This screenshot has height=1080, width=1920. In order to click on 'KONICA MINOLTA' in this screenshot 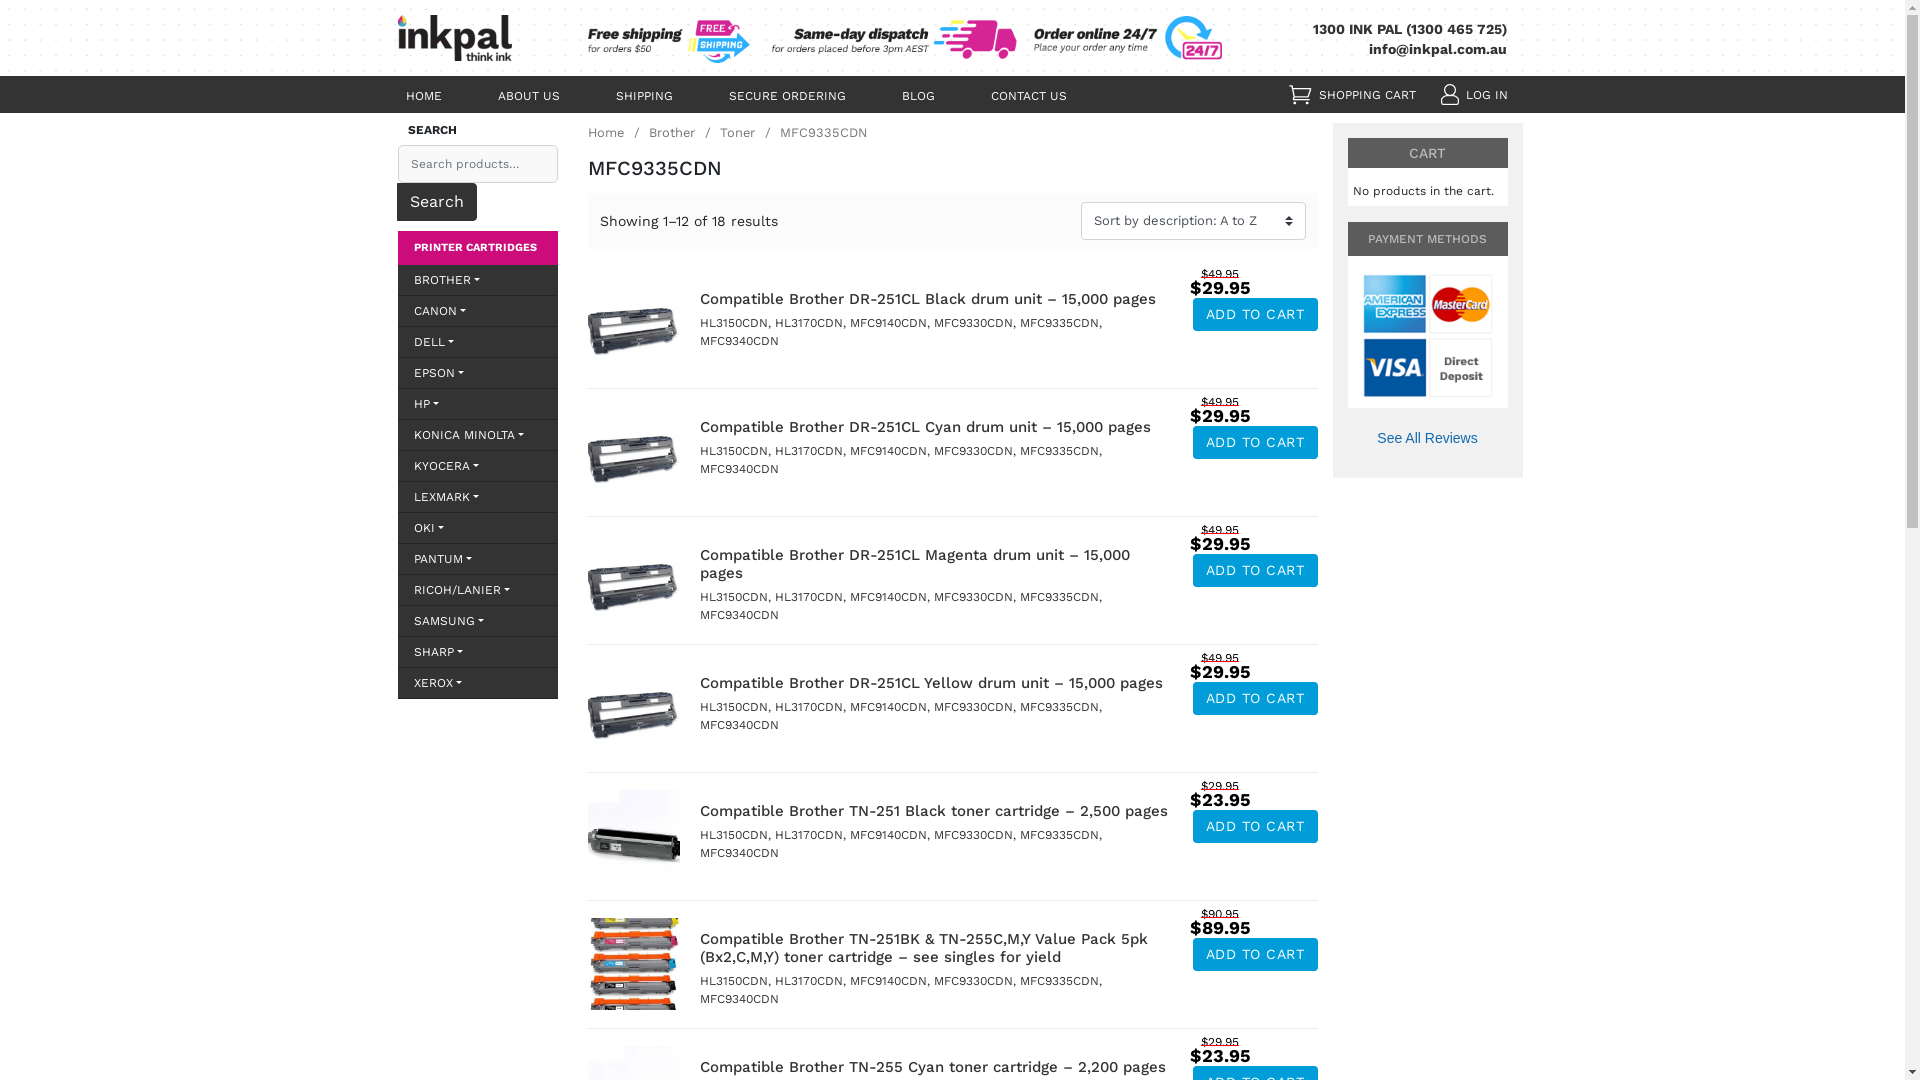, I will do `click(398, 434)`.